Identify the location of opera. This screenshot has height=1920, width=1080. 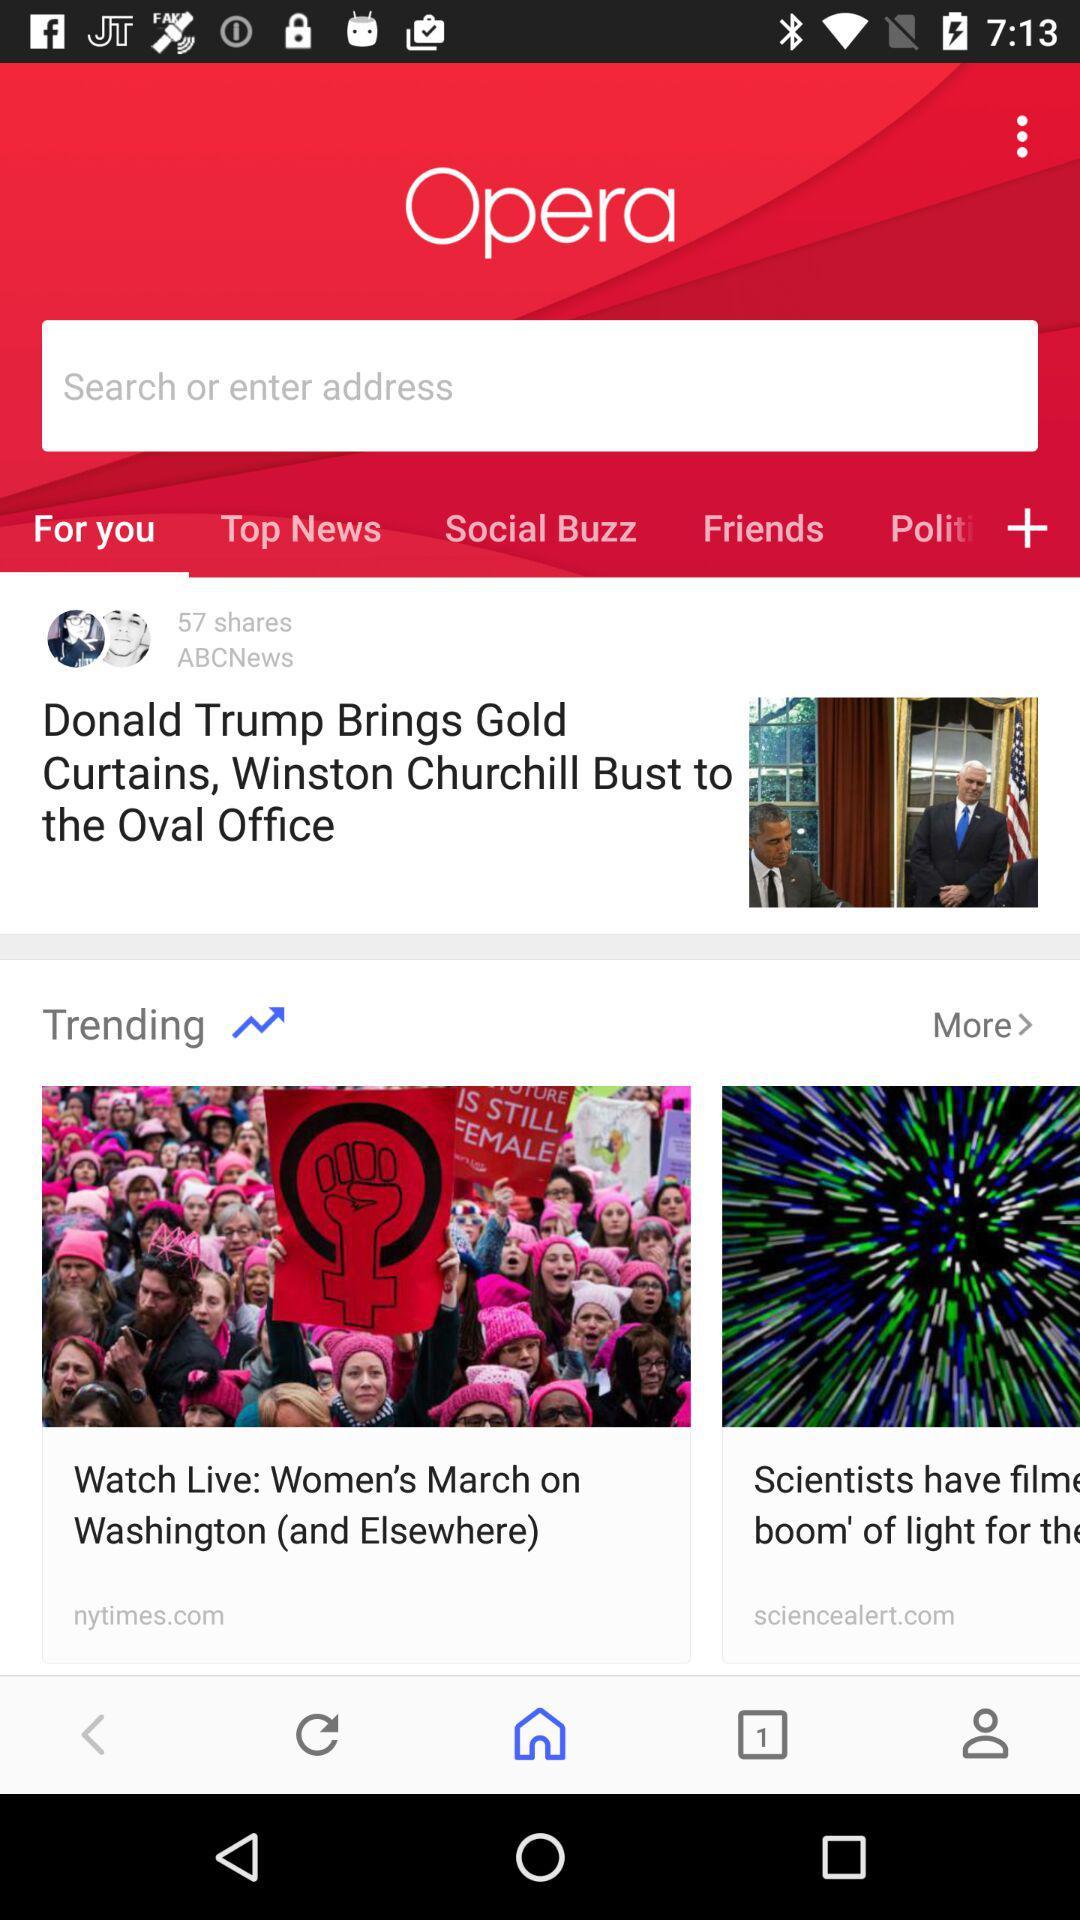
(540, 213).